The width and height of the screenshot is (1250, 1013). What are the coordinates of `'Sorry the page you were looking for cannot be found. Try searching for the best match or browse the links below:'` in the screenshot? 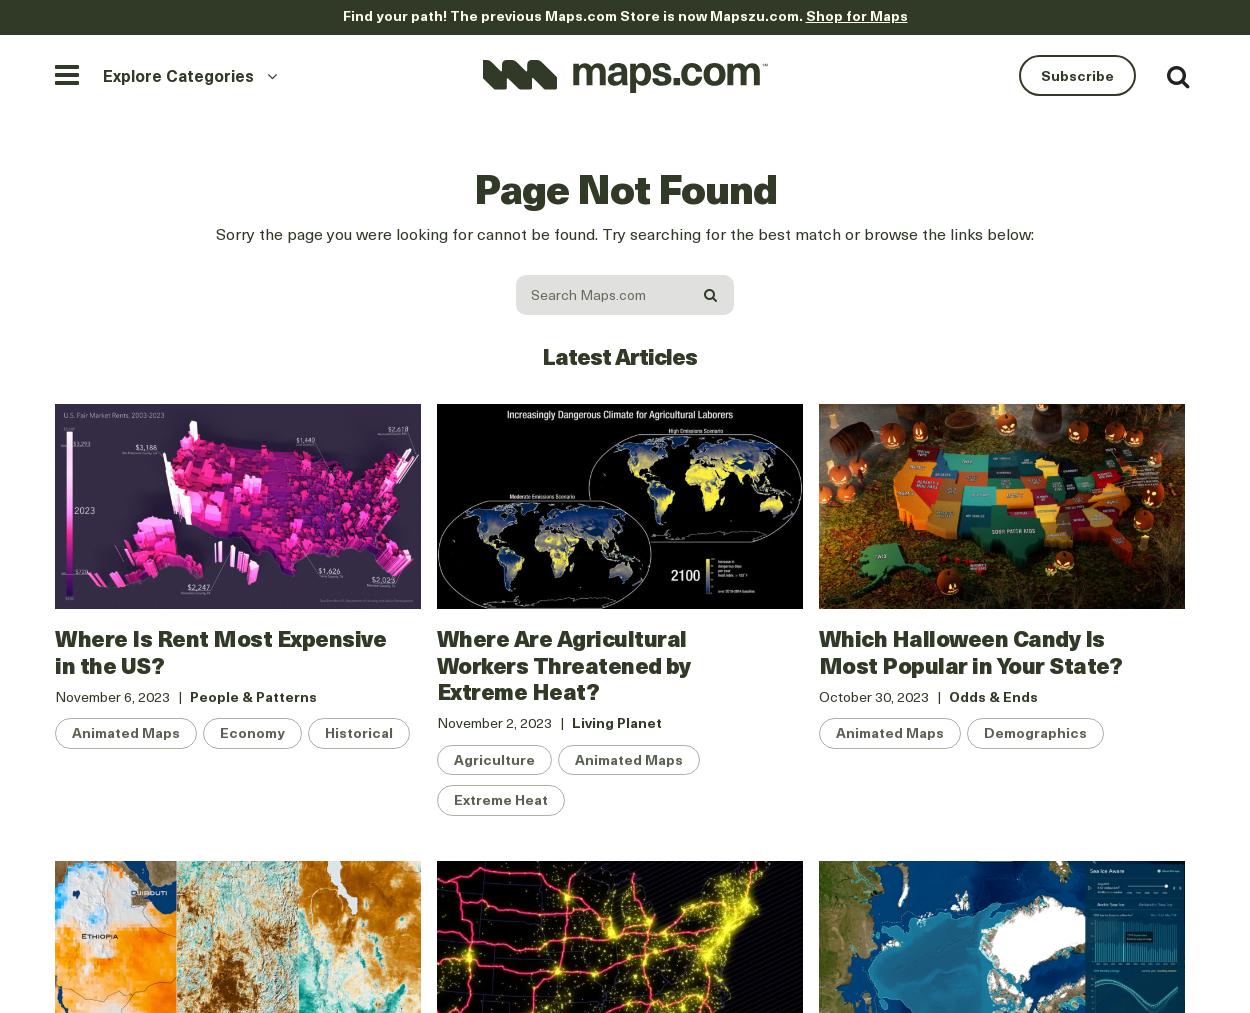 It's located at (625, 231).